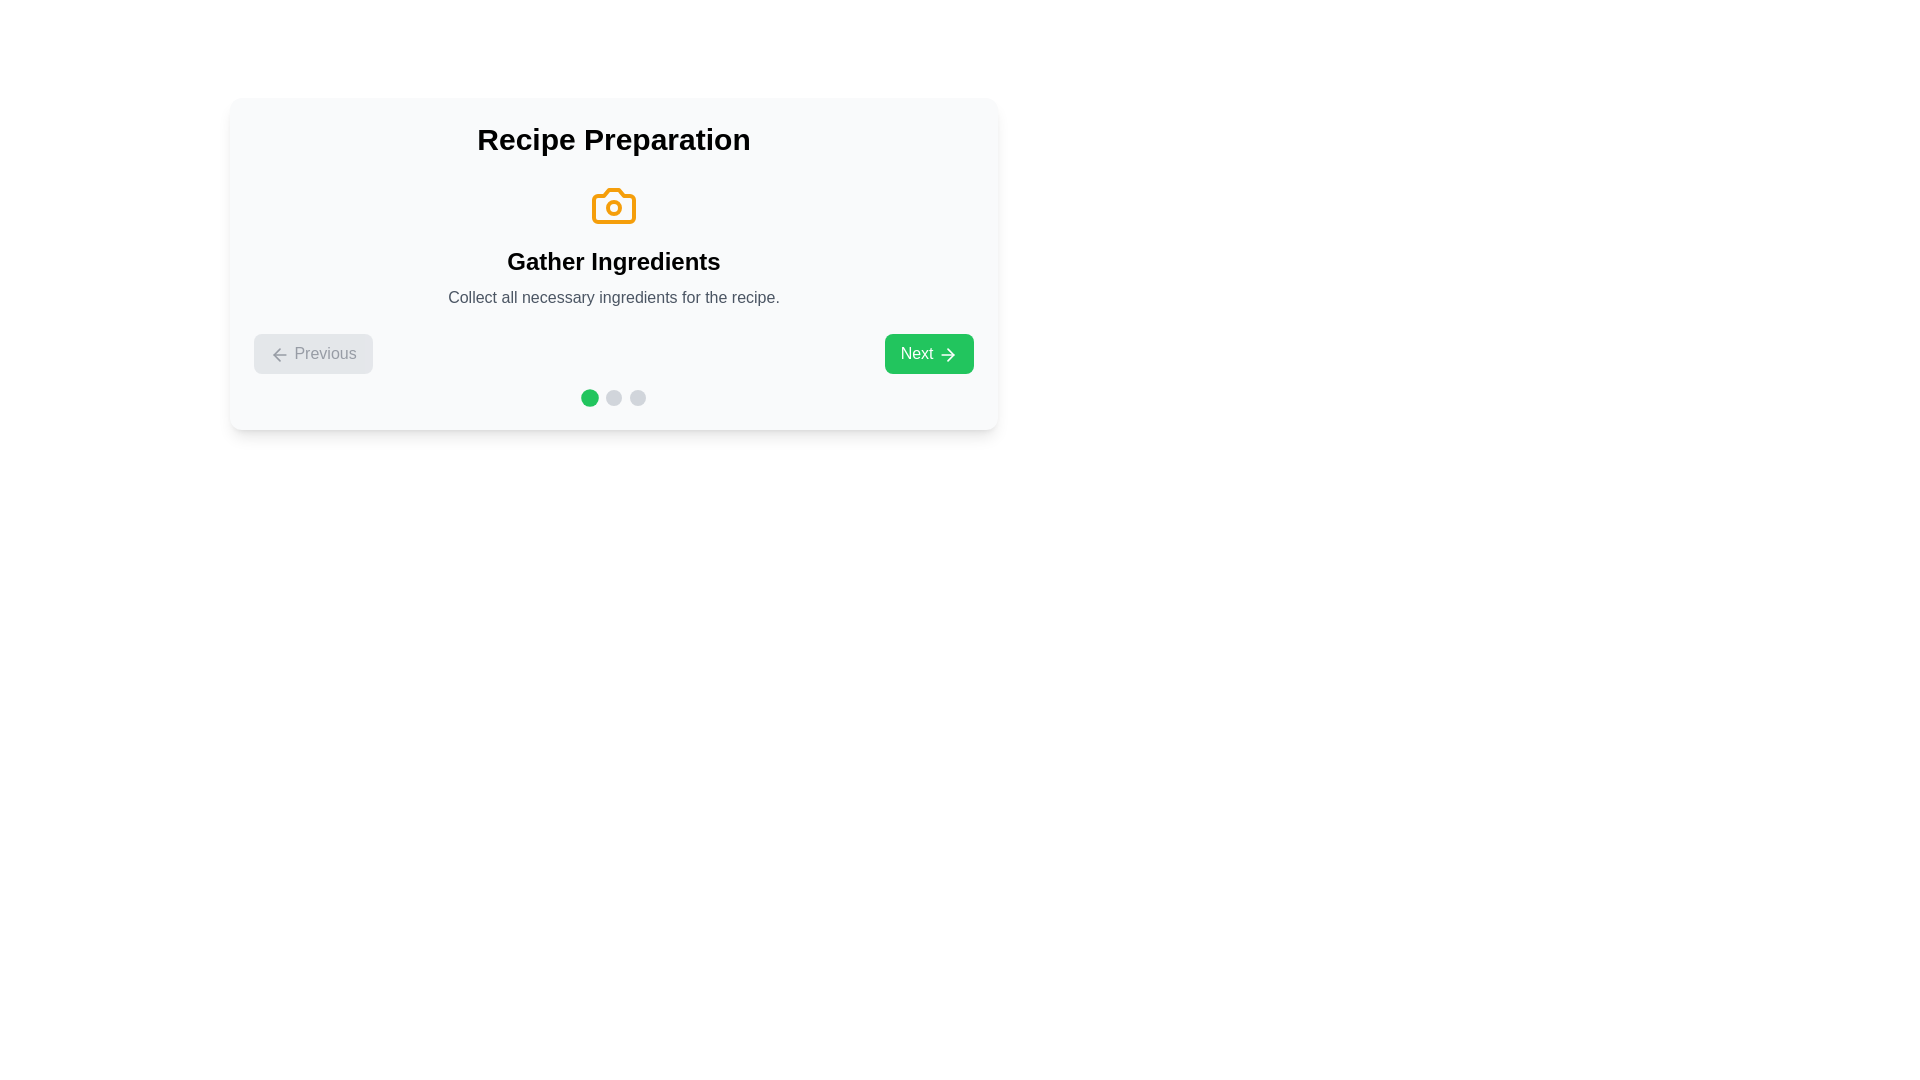 The image size is (1920, 1080). I want to click on the arrow icon within the green 'Next' button, so click(949, 353).